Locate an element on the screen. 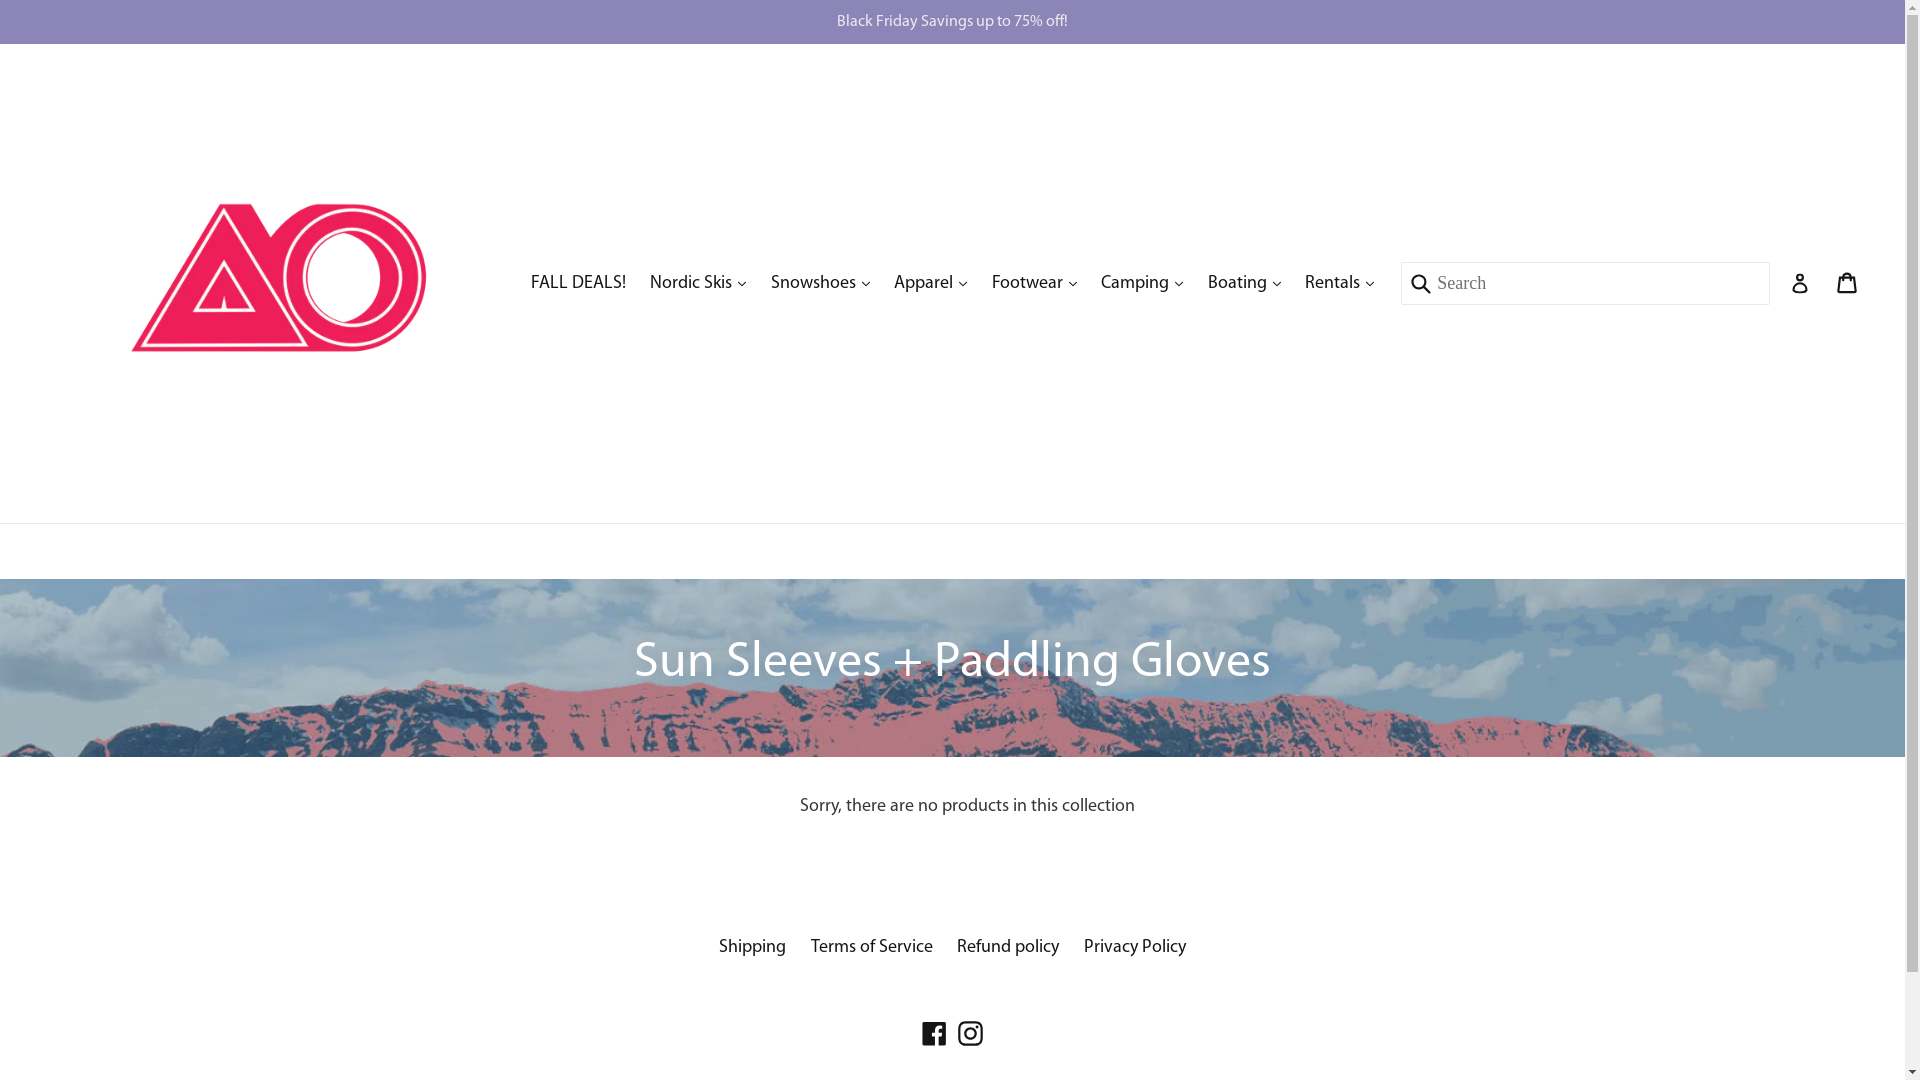 Image resolution: width=1920 pixels, height=1080 pixels. 'Privacy Policy' is located at coordinates (1134, 946).